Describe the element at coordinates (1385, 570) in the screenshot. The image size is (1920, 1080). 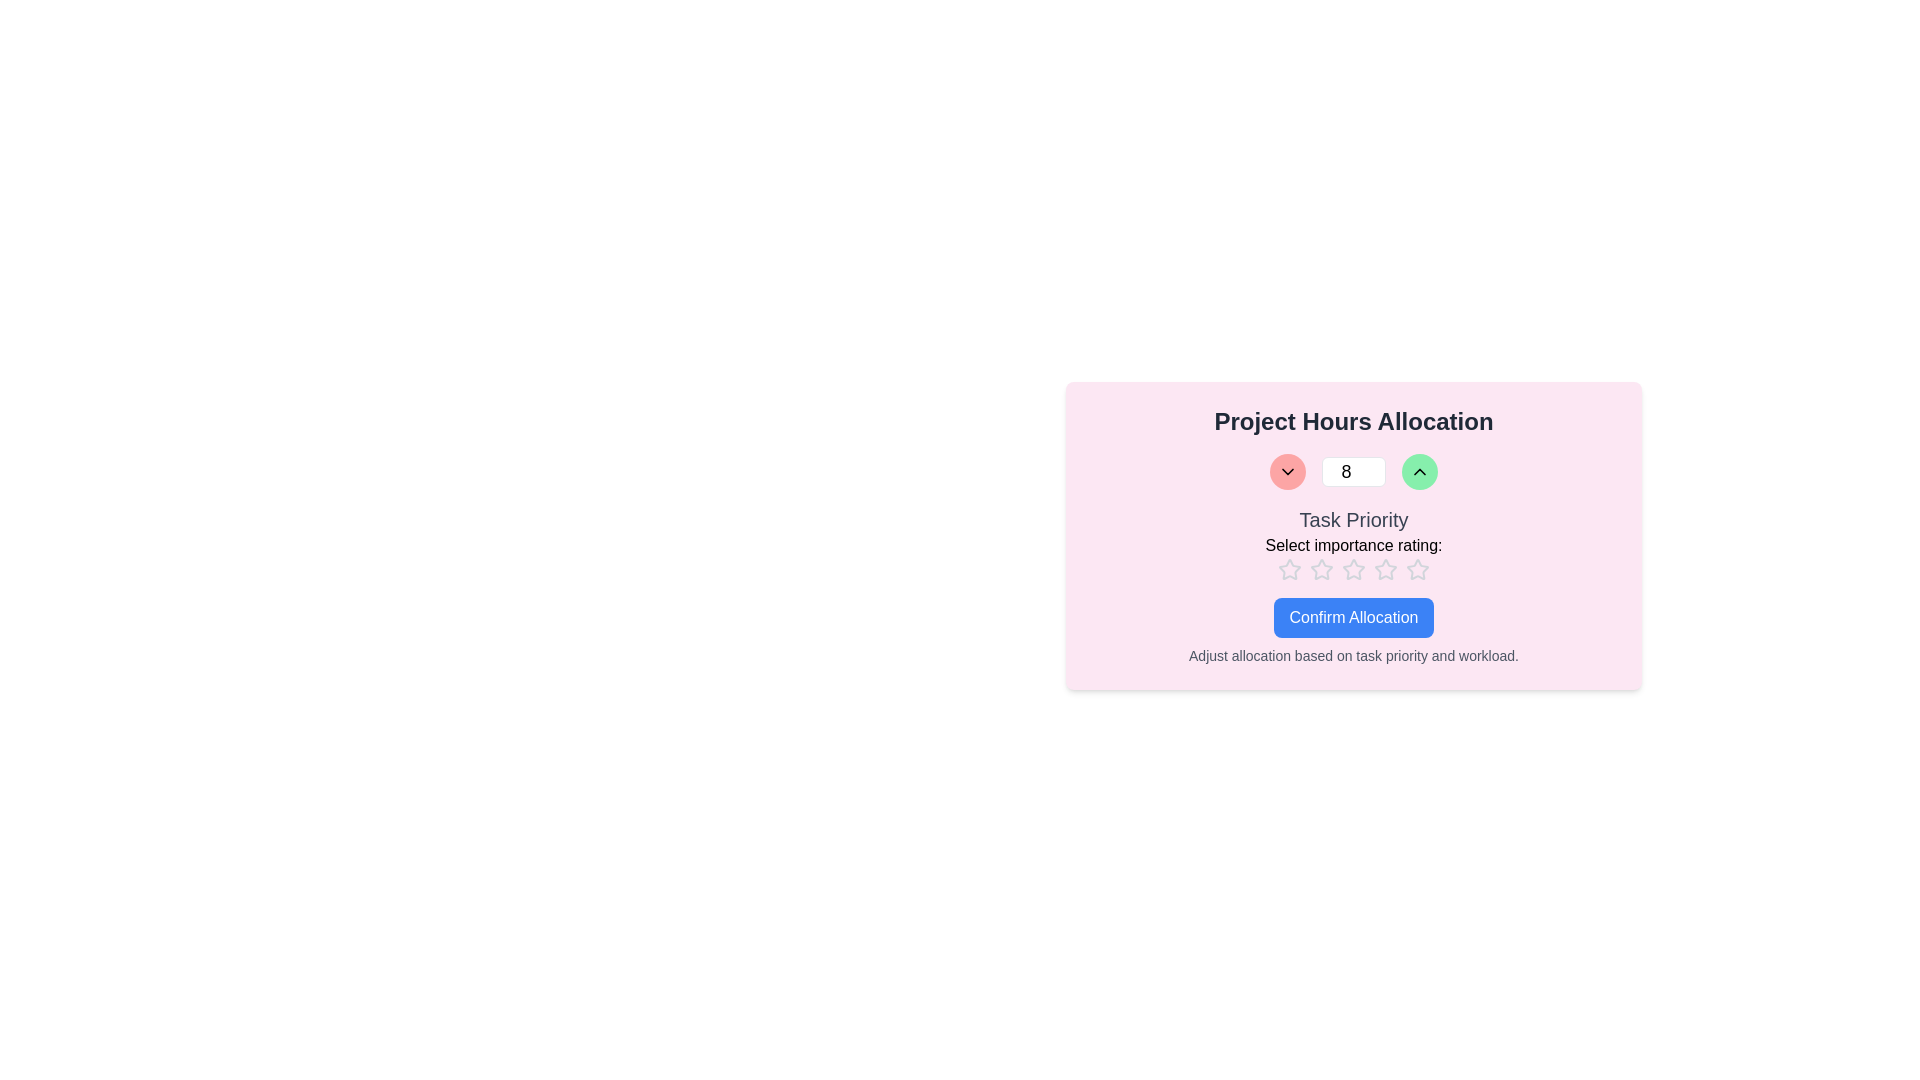
I see `the sixth star icon with a gray outline to set the rating in the 'Select importance rating:' section below 'Task Priority'` at that location.